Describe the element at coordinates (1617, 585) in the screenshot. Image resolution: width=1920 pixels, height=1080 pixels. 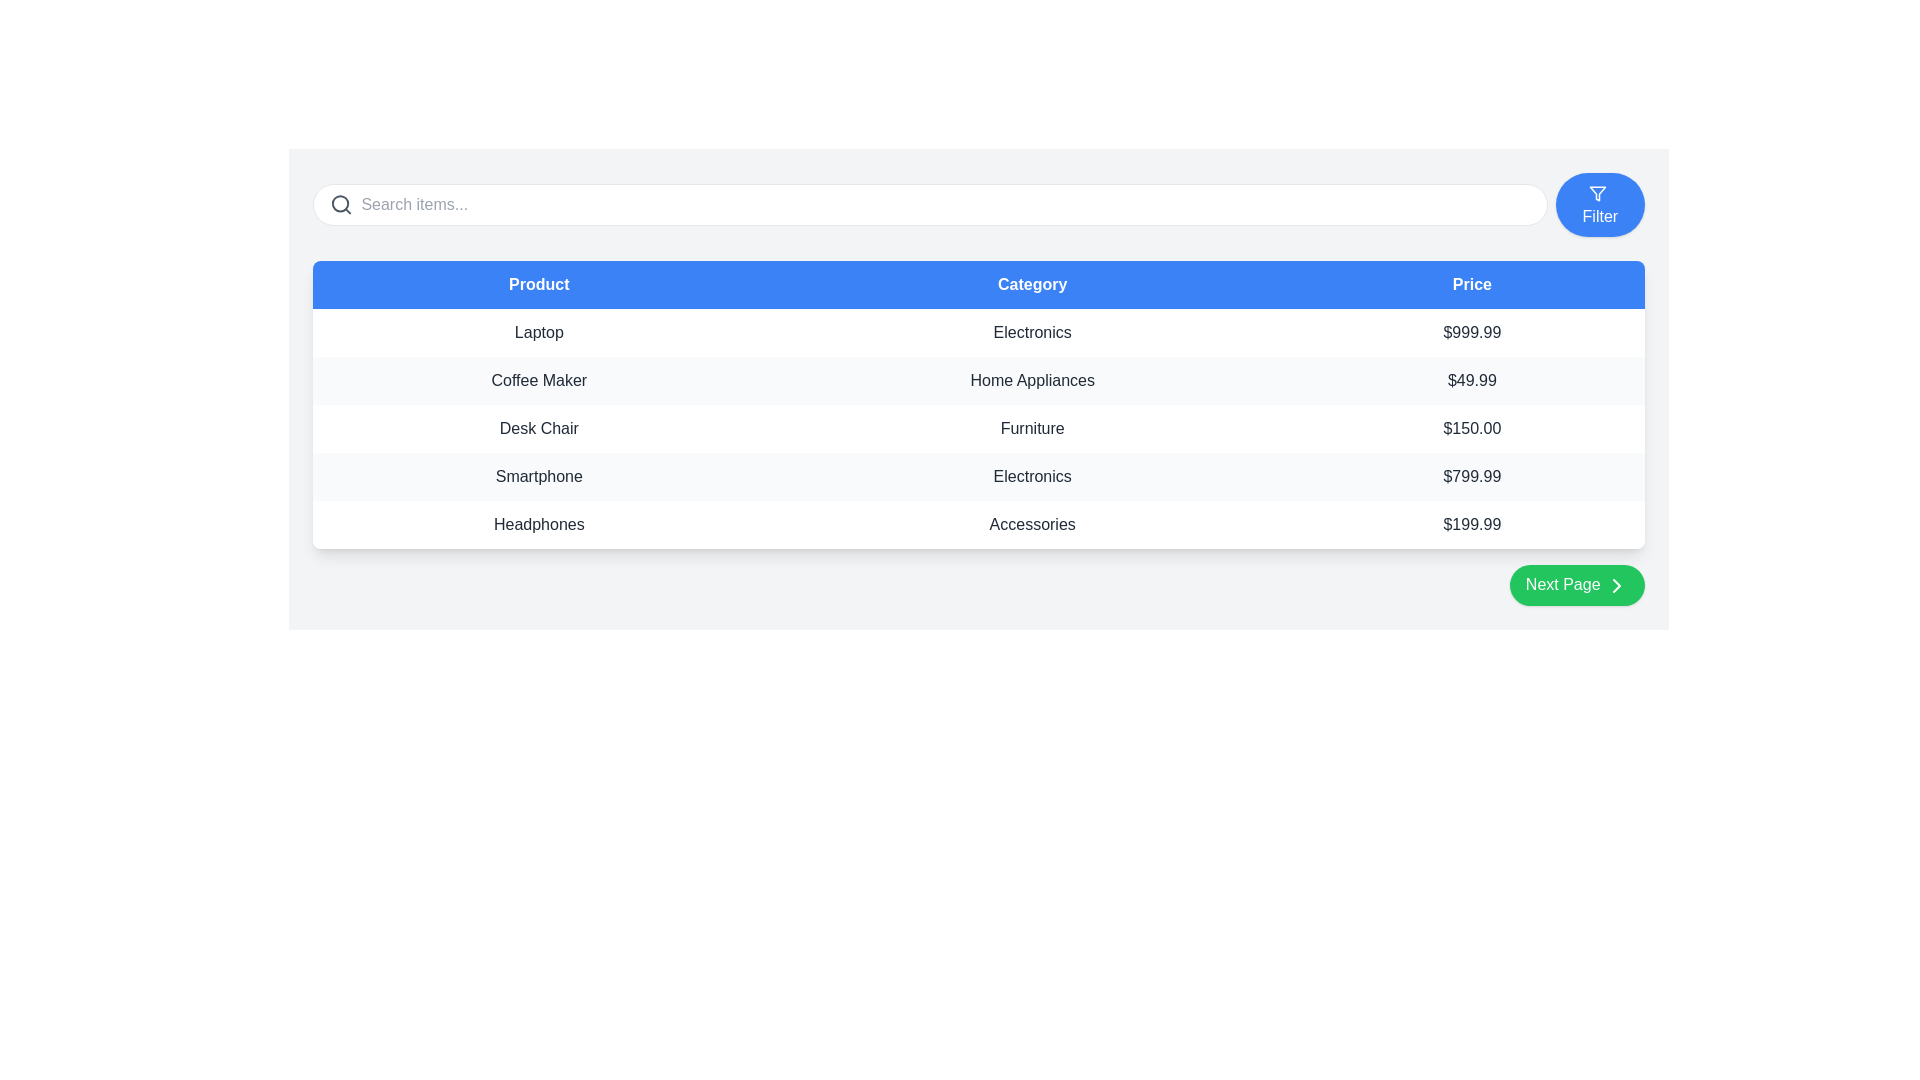
I see `the rightward-pointing chevron arrow icon located at the center of the green circular button labeled 'Next Page'` at that location.